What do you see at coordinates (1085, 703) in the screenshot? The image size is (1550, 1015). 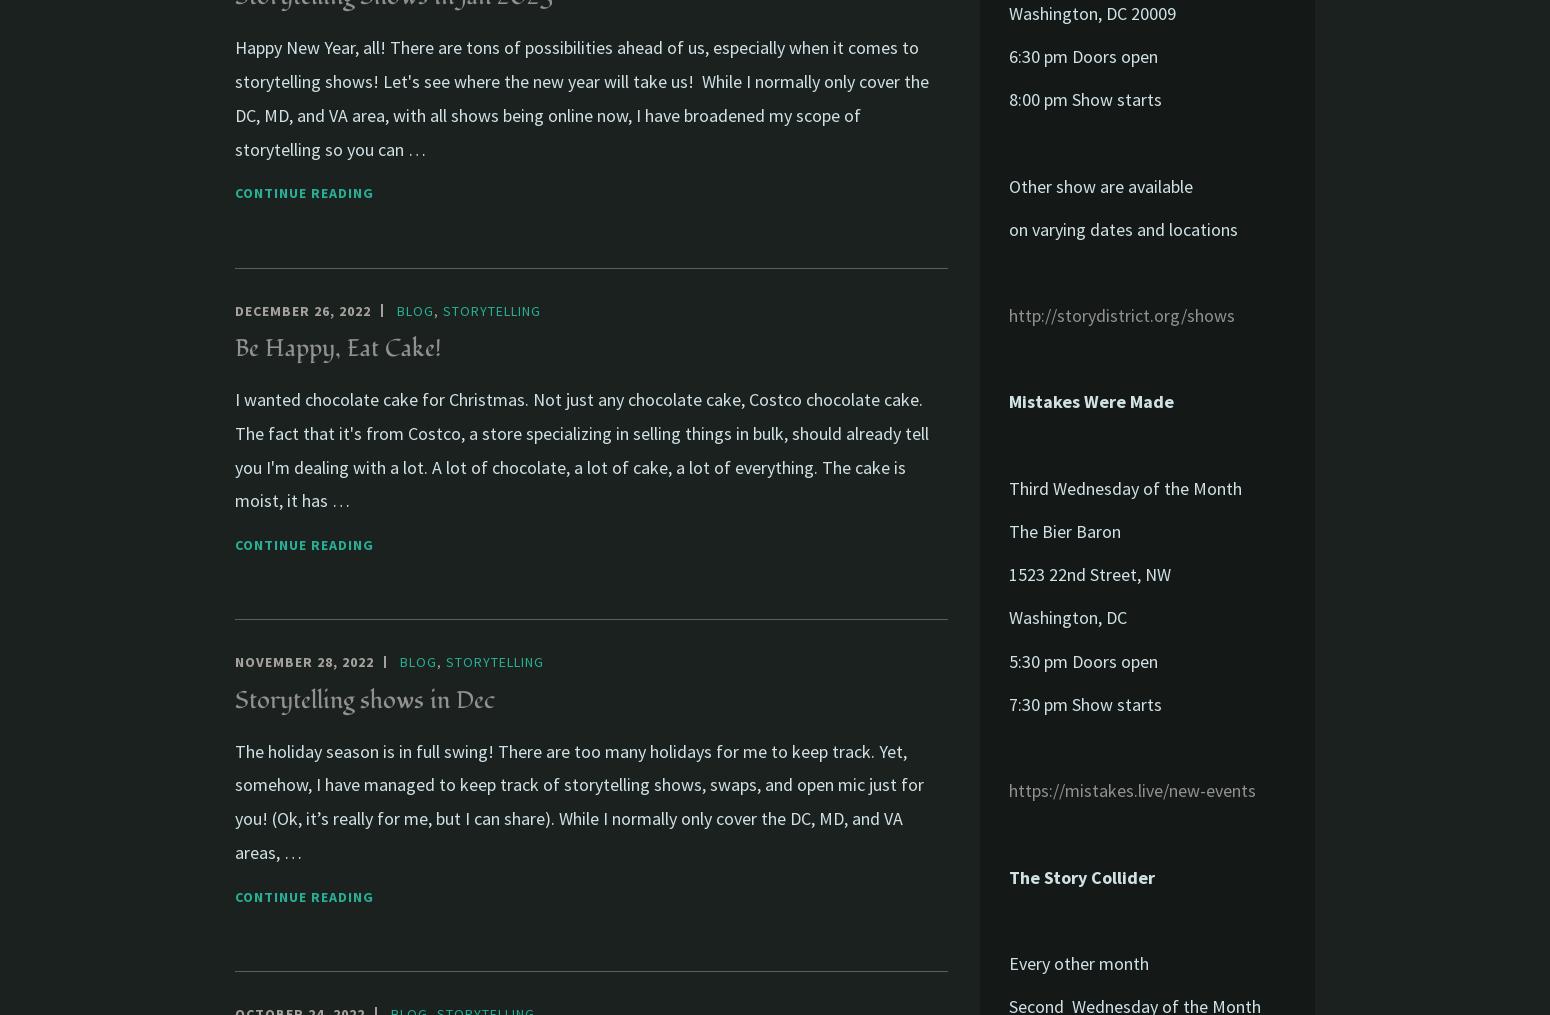 I see `'7:30 pm Show starts'` at bounding box center [1085, 703].